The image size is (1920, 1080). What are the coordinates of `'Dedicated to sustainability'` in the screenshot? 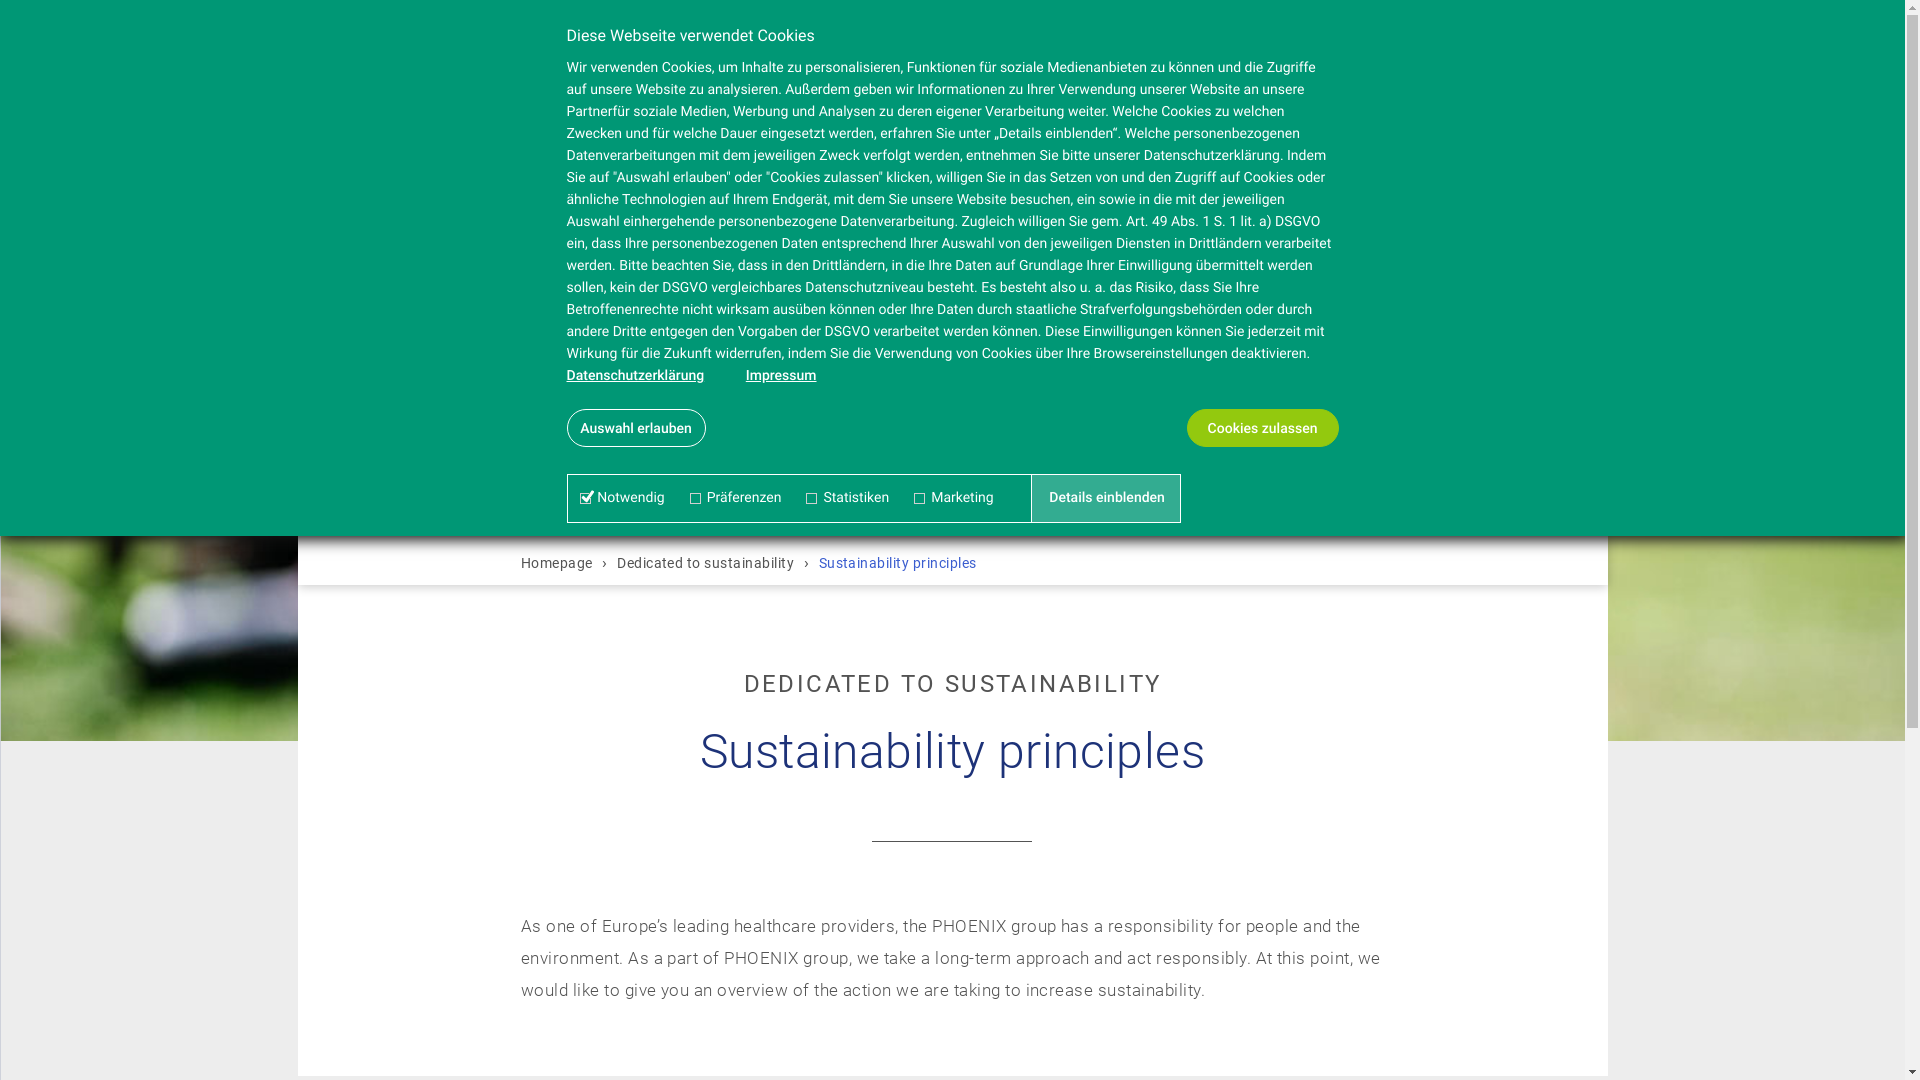 It's located at (610, 563).